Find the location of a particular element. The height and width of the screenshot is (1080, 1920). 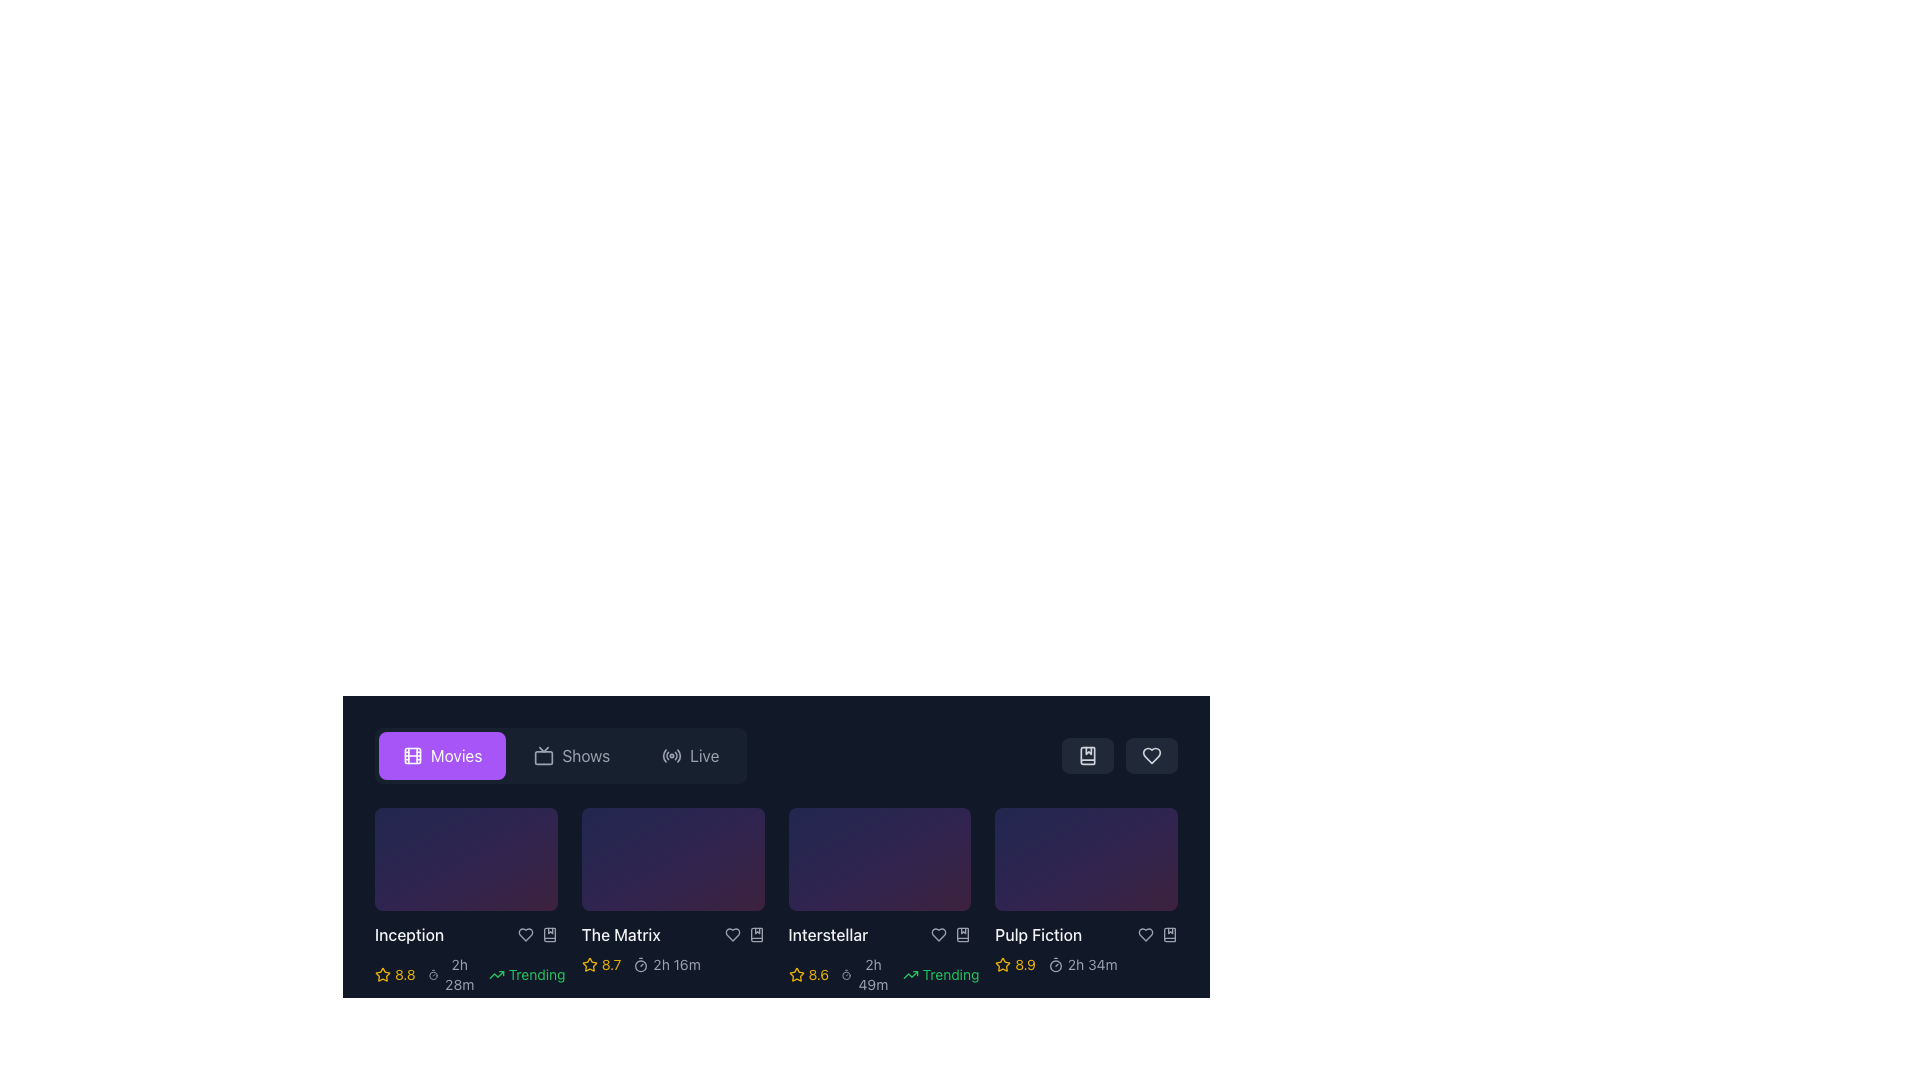

the third movie item card representing 'Interstellar' in the grid of movie cards is located at coordinates (879, 901).